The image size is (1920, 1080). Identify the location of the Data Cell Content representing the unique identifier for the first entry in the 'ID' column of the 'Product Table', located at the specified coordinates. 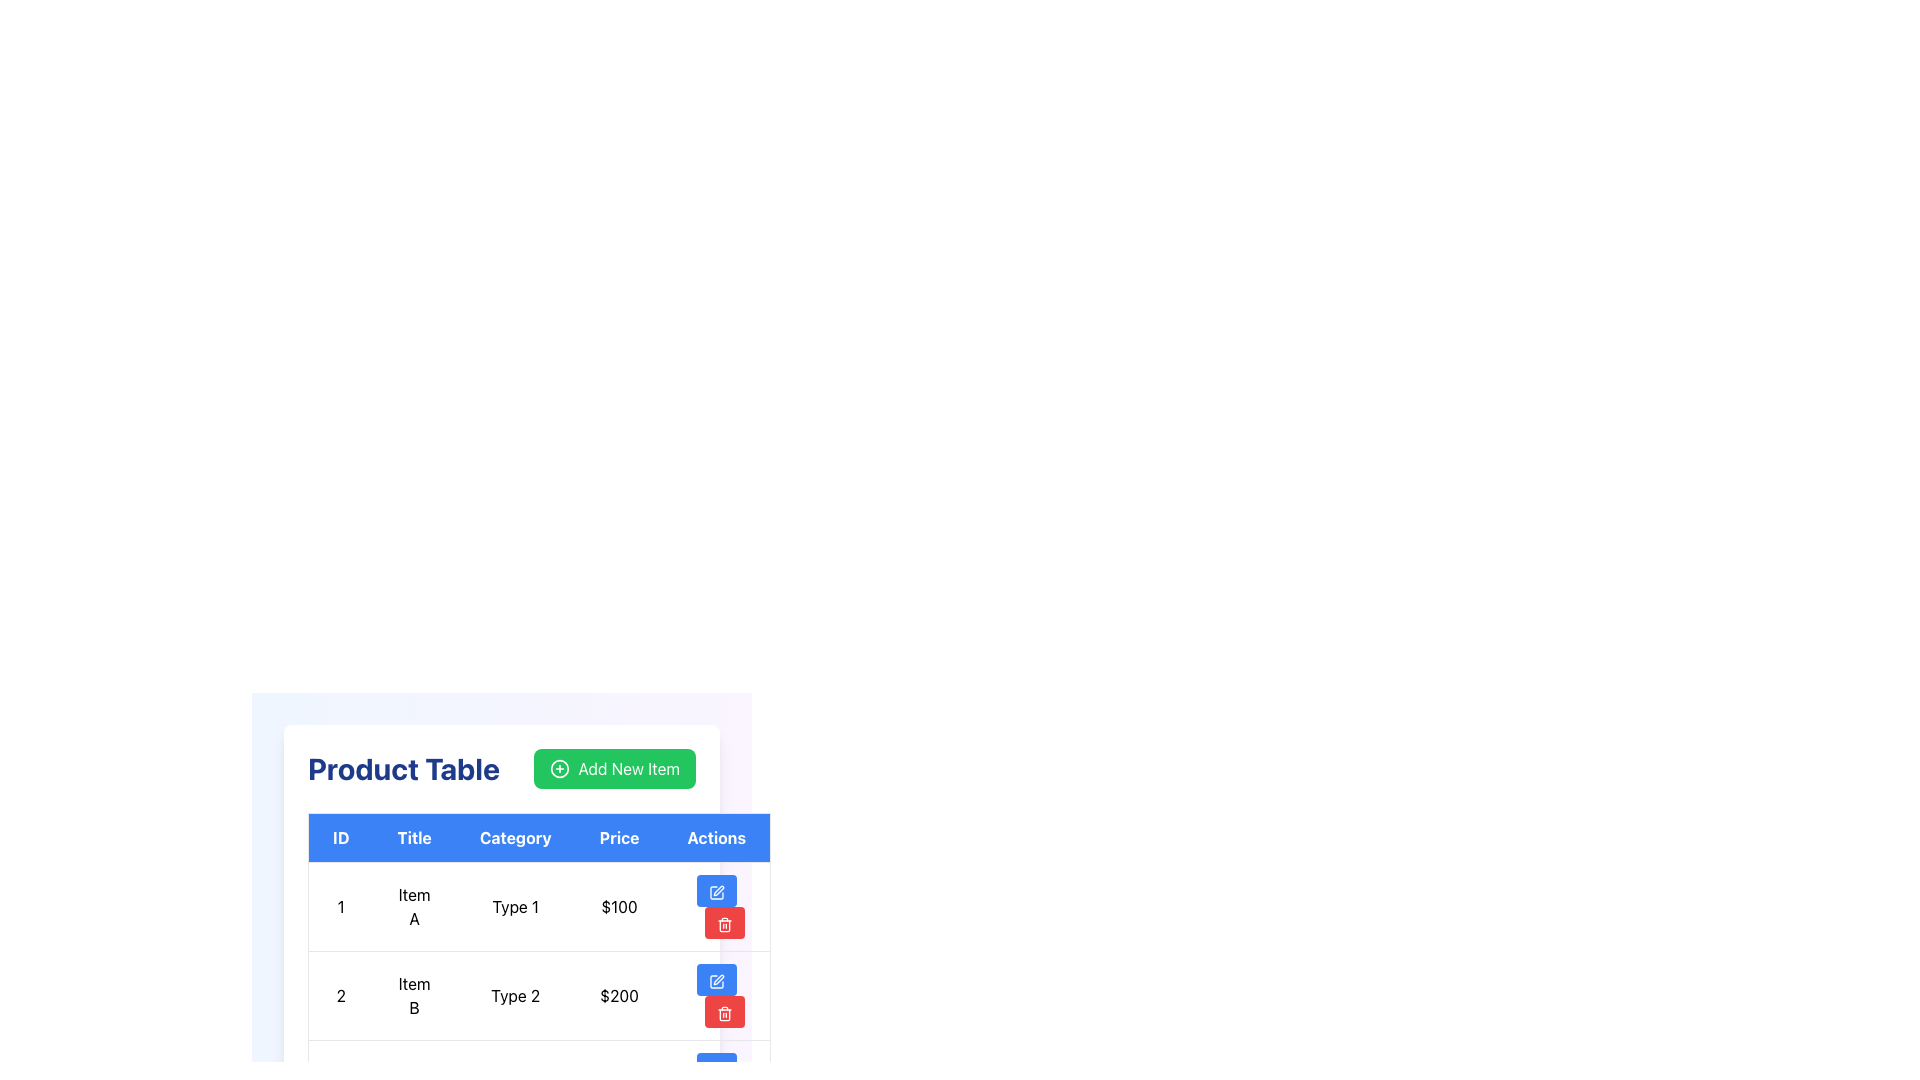
(340, 906).